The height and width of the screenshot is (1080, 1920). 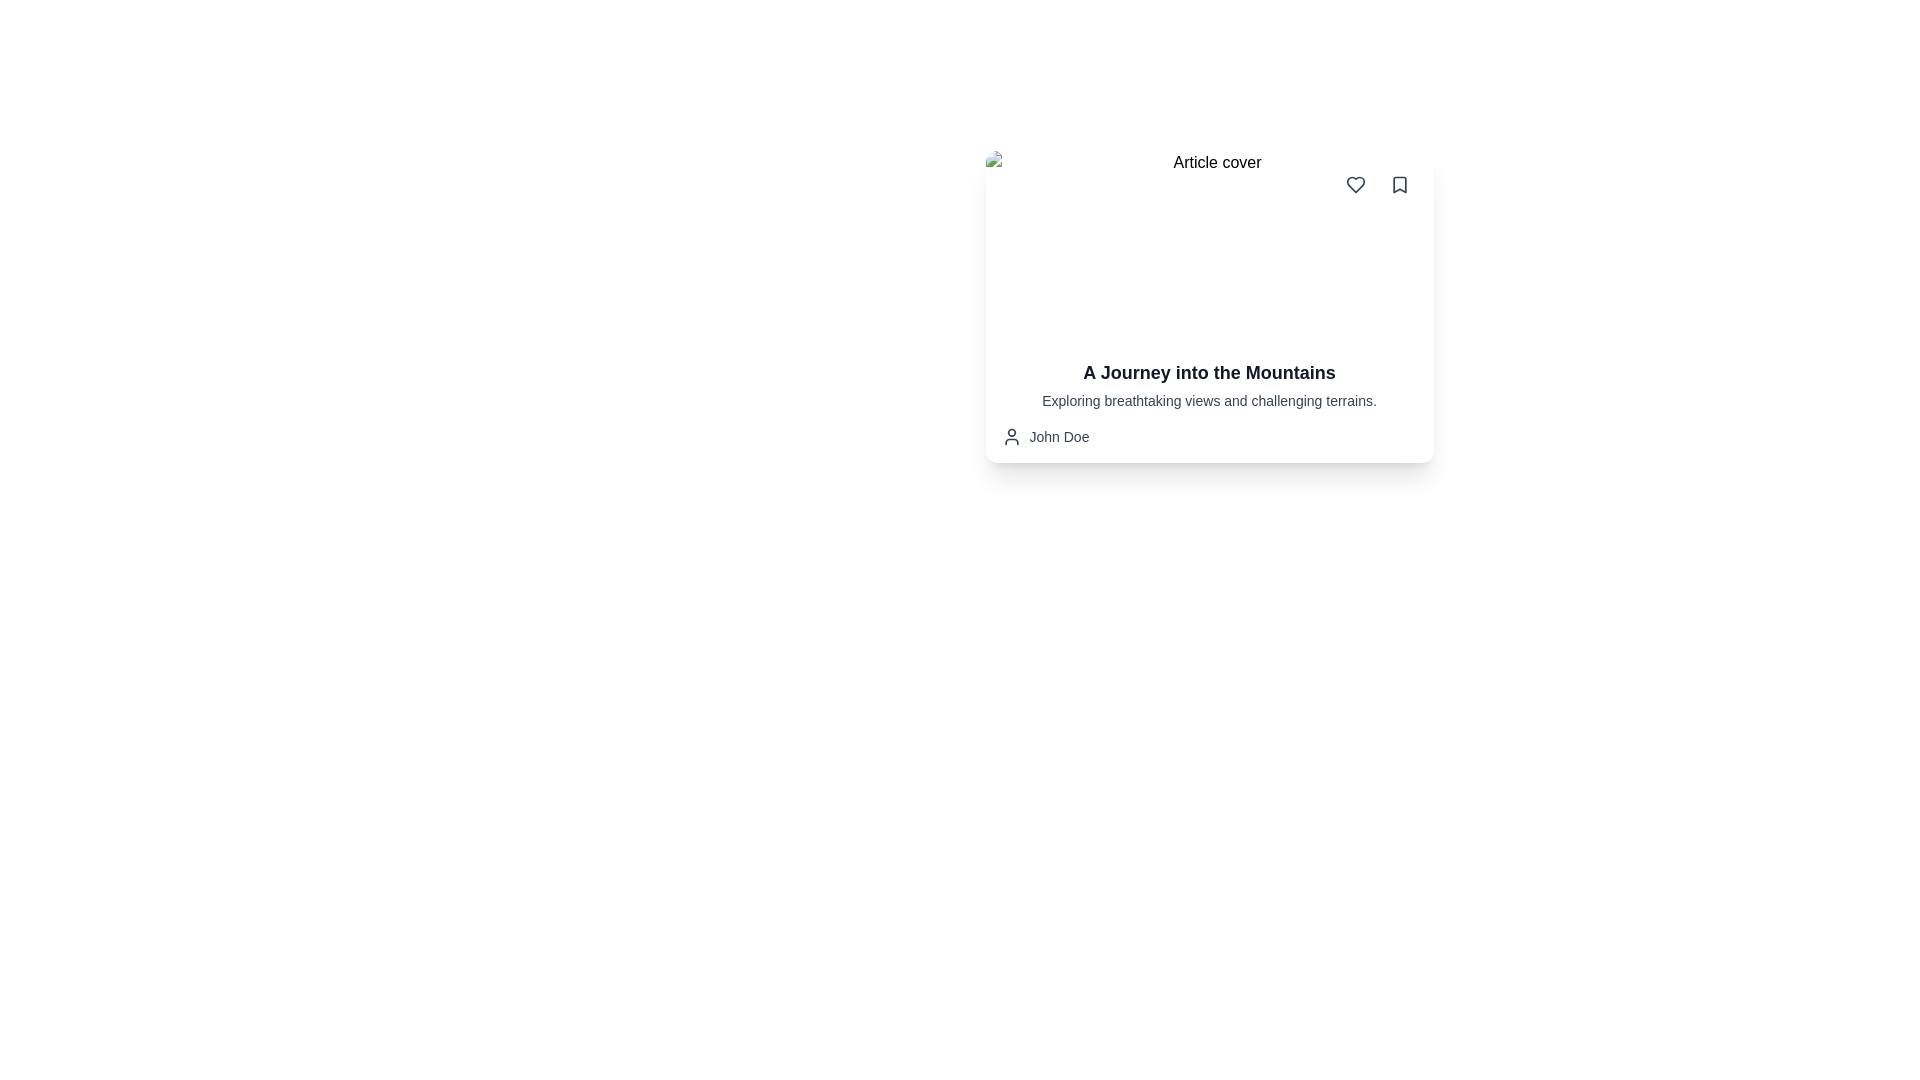 What do you see at coordinates (1355, 185) in the screenshot?
I see `the heart-shaped SVG icon at the top right of the interactive panel to express preference for the article 'A Journey into the Mountains'` at bounding box center [1355, 185].